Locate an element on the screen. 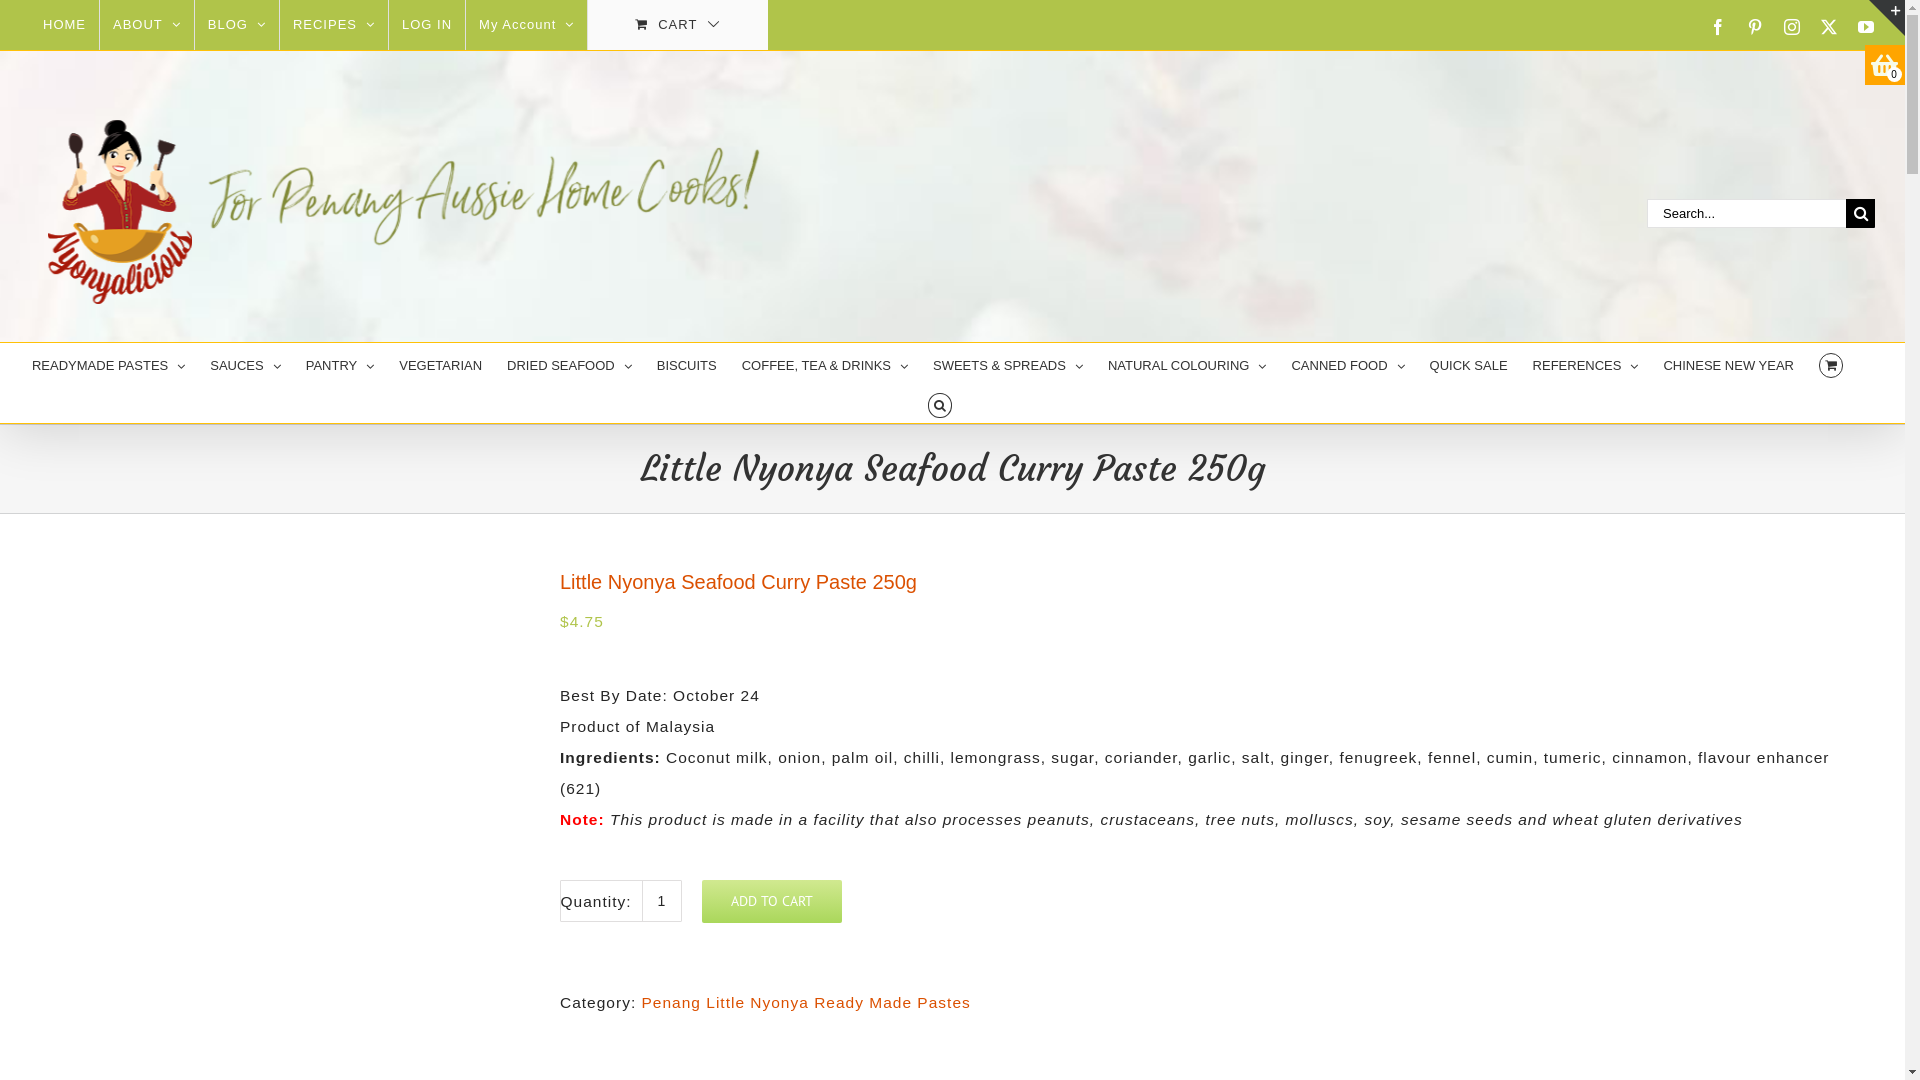  'RECIPES' is located at coordinates (278, 24).